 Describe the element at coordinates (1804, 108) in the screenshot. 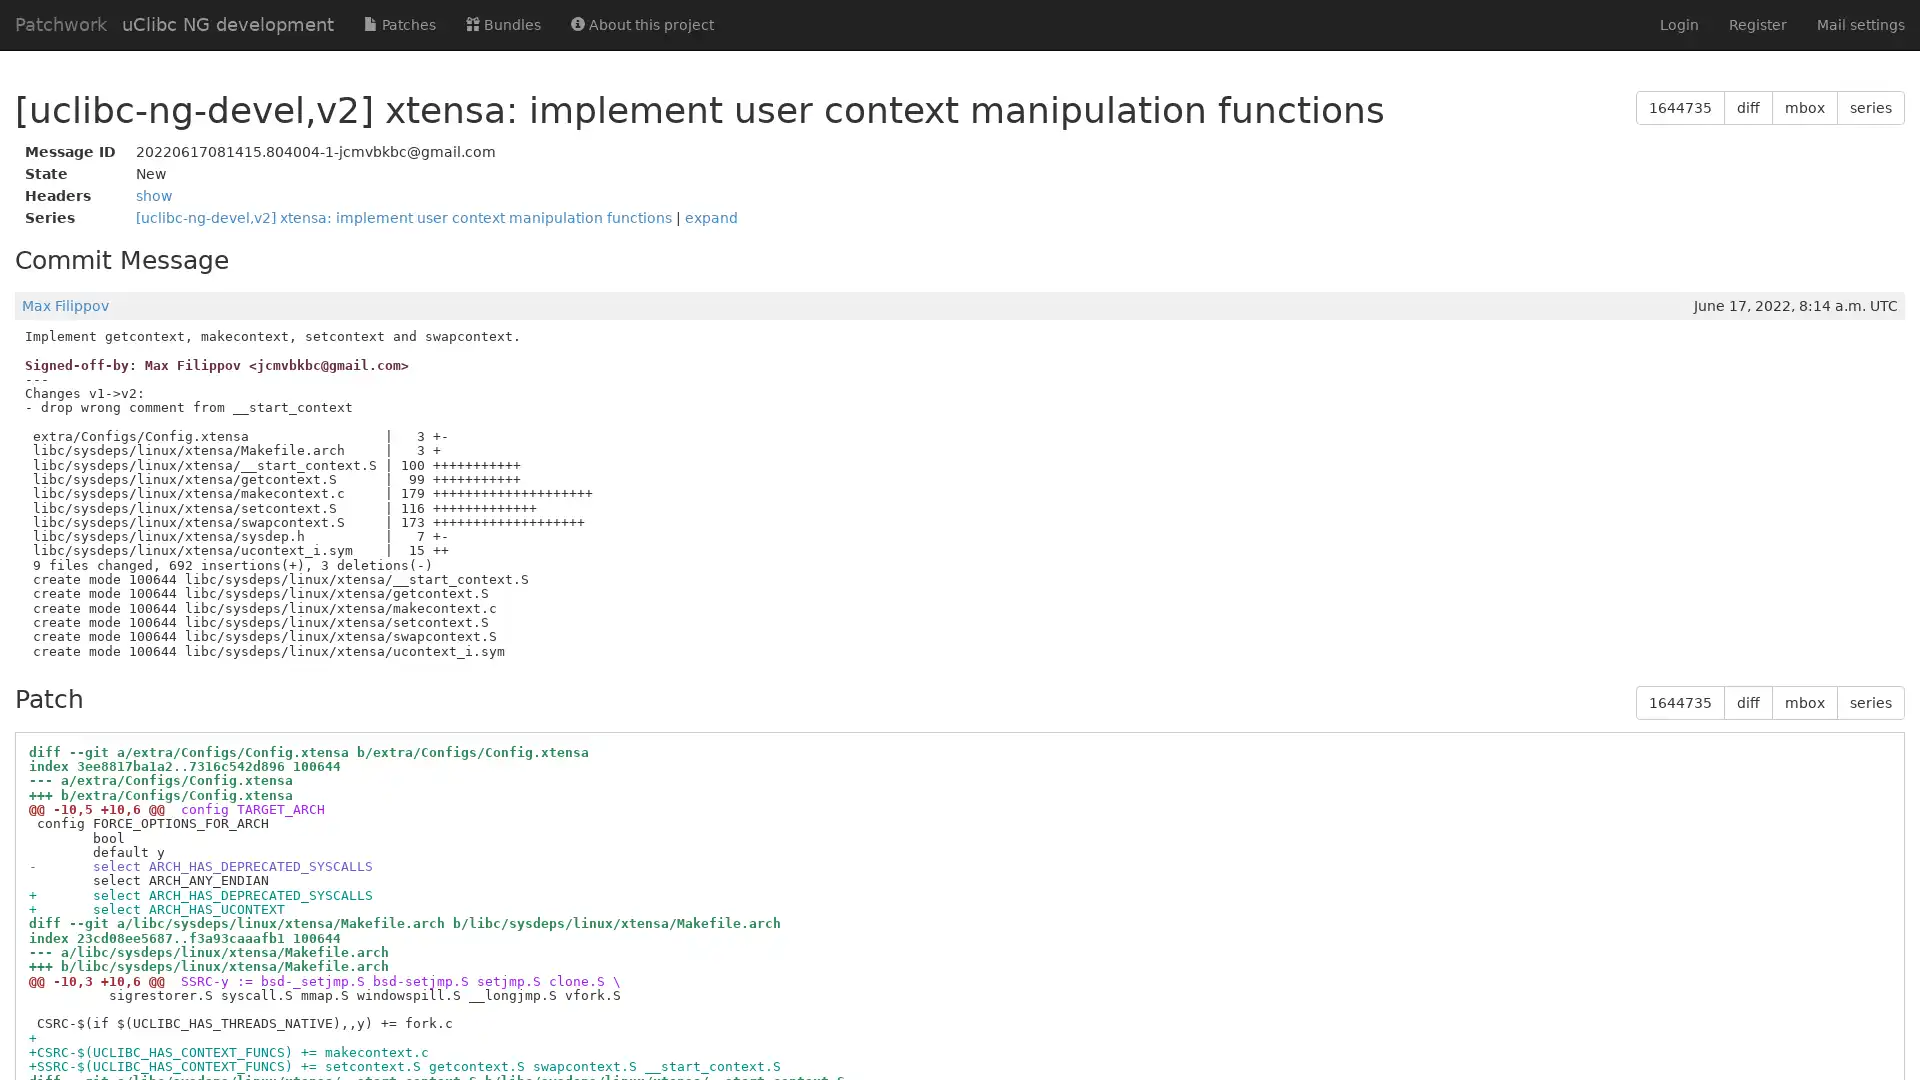

I see `mbox` at that location.